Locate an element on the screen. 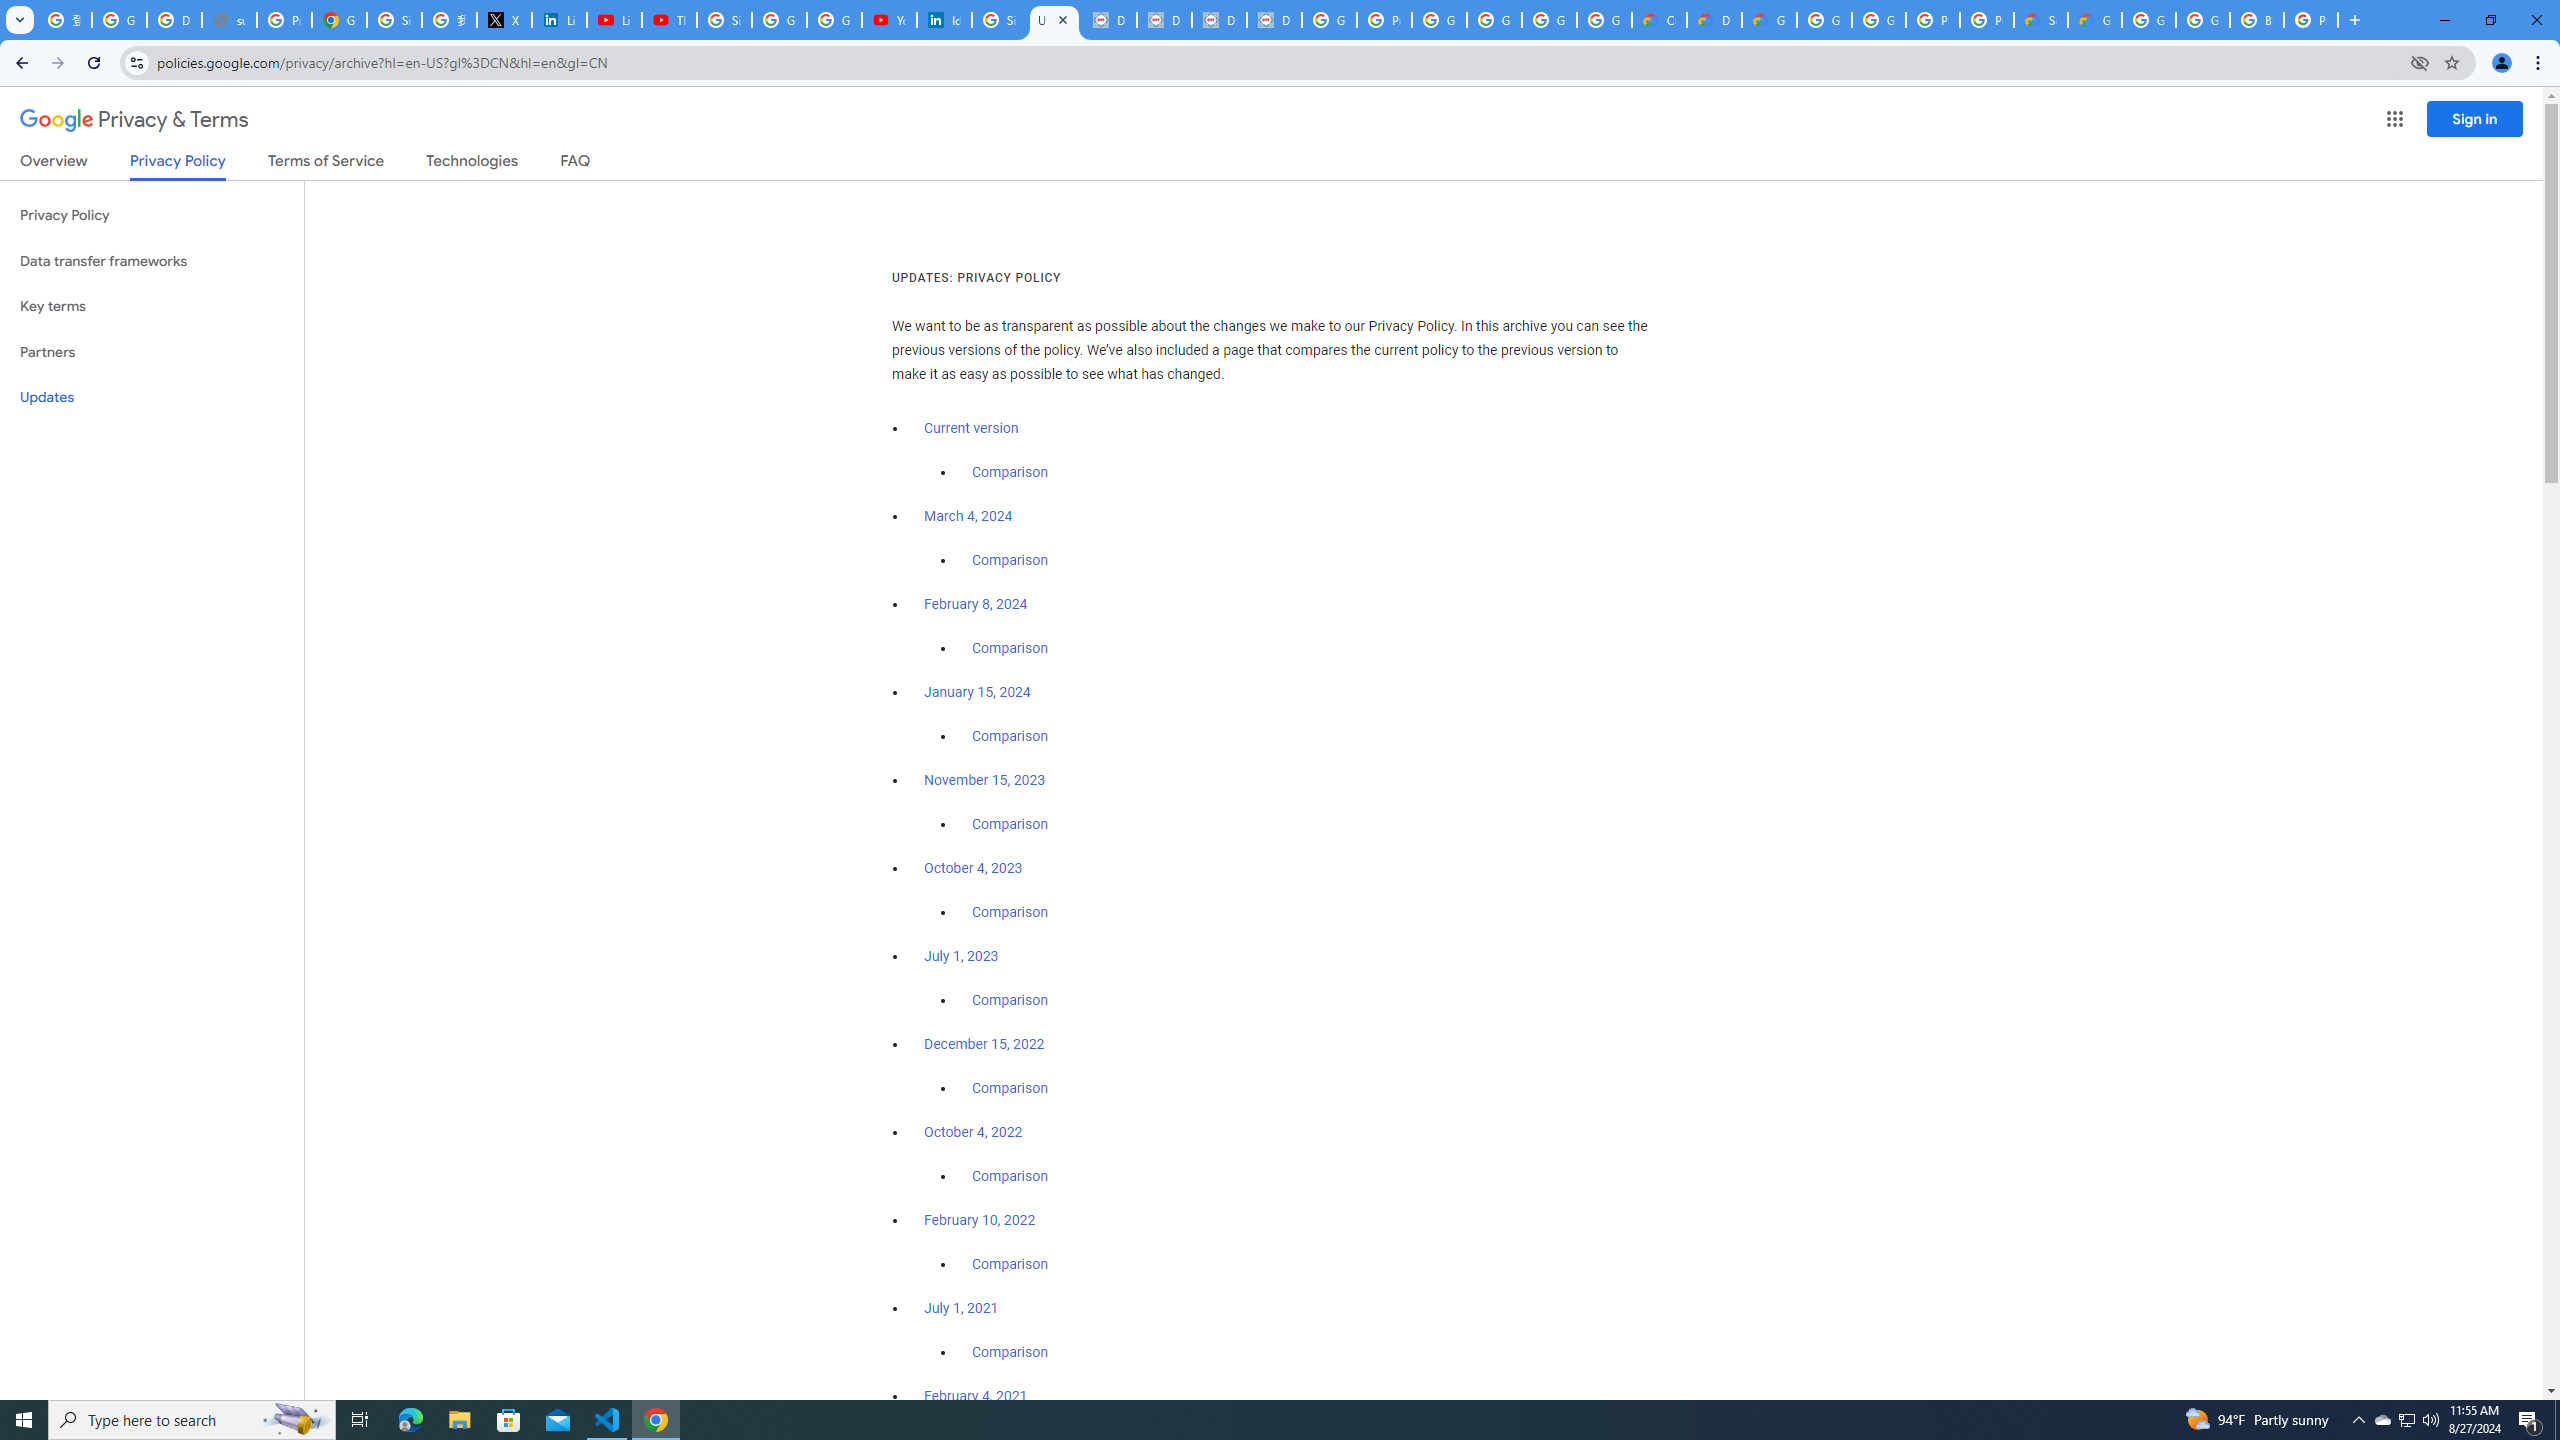 The height and width of the screenshot is (1440, 2560). 'Current version' is located at coordinates (970, 428).